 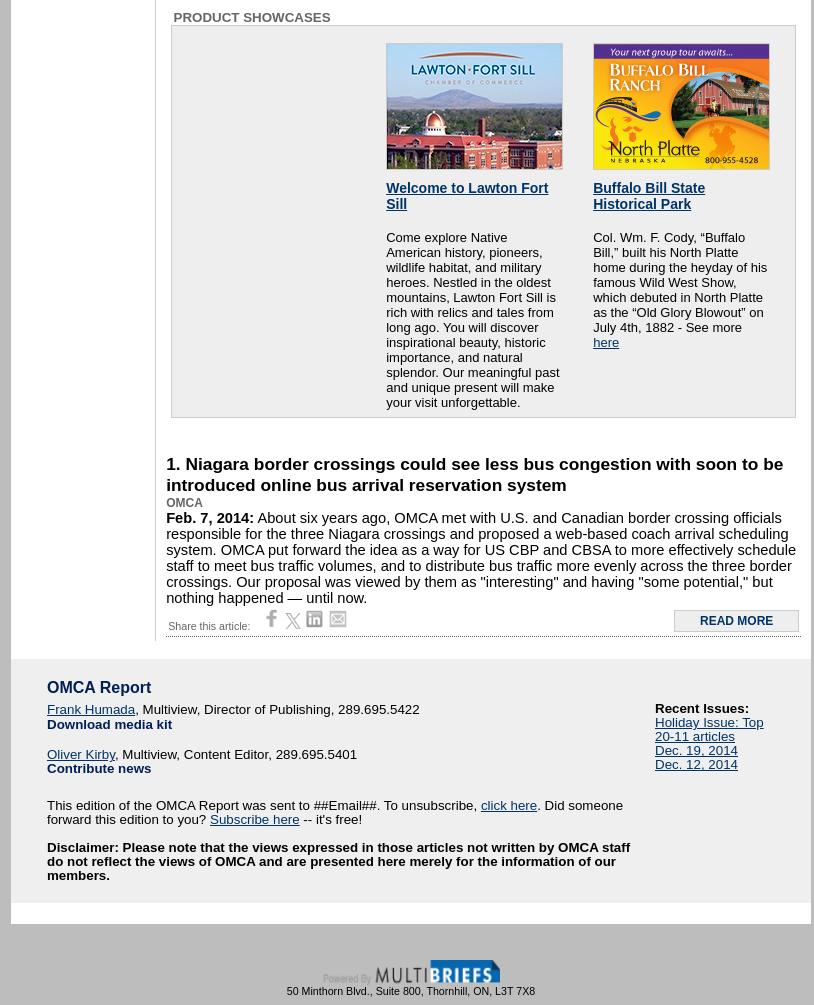 What do you see at coordinates (591, 194) in the screenshot?
I see `'Buffalo Bill State Historical Park'` at bounding box center [591, 194].